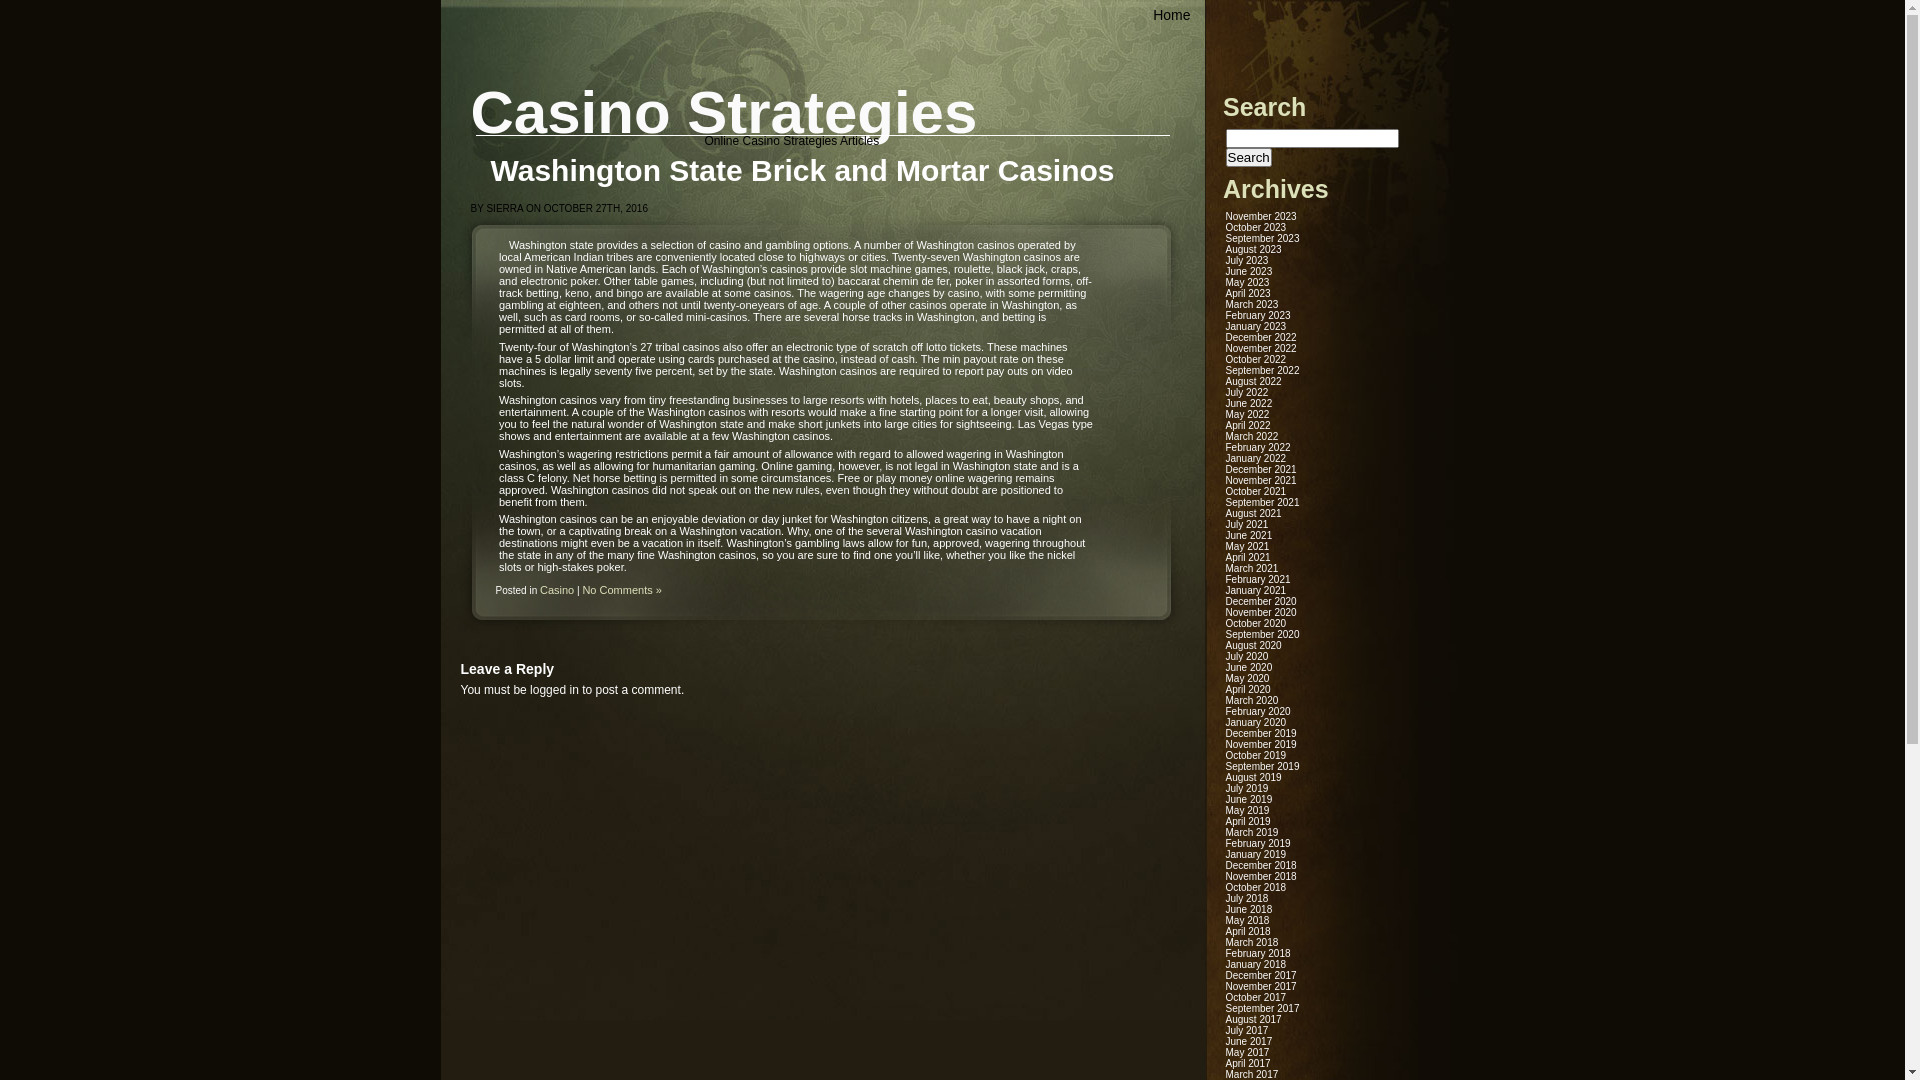  What do you see at coordinates (1261, 634) in the screenshot?
I see `'September 2020'` at bounding box center [1261, 634].